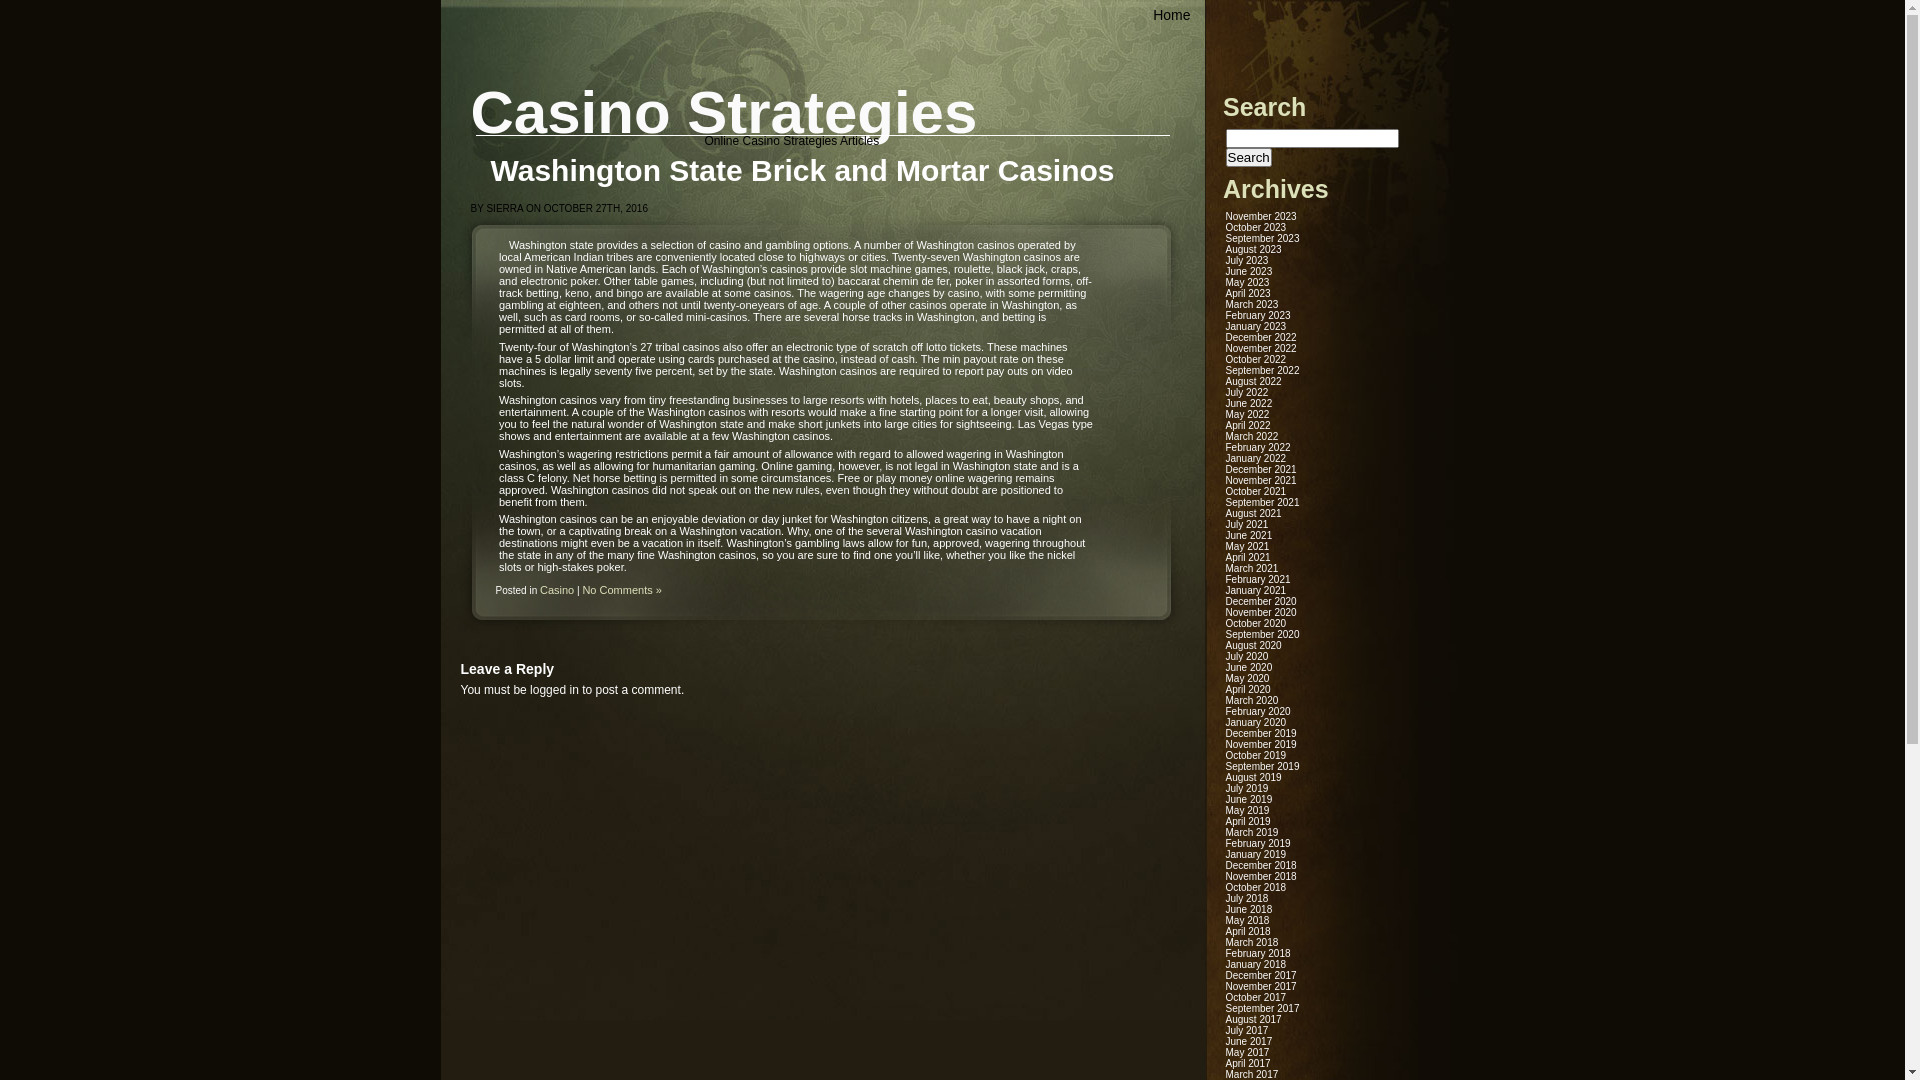  What do you see at coordinates (1261, 634) in the screenshot?
I see `'September 2020'` at bounding box center [1261, 634].